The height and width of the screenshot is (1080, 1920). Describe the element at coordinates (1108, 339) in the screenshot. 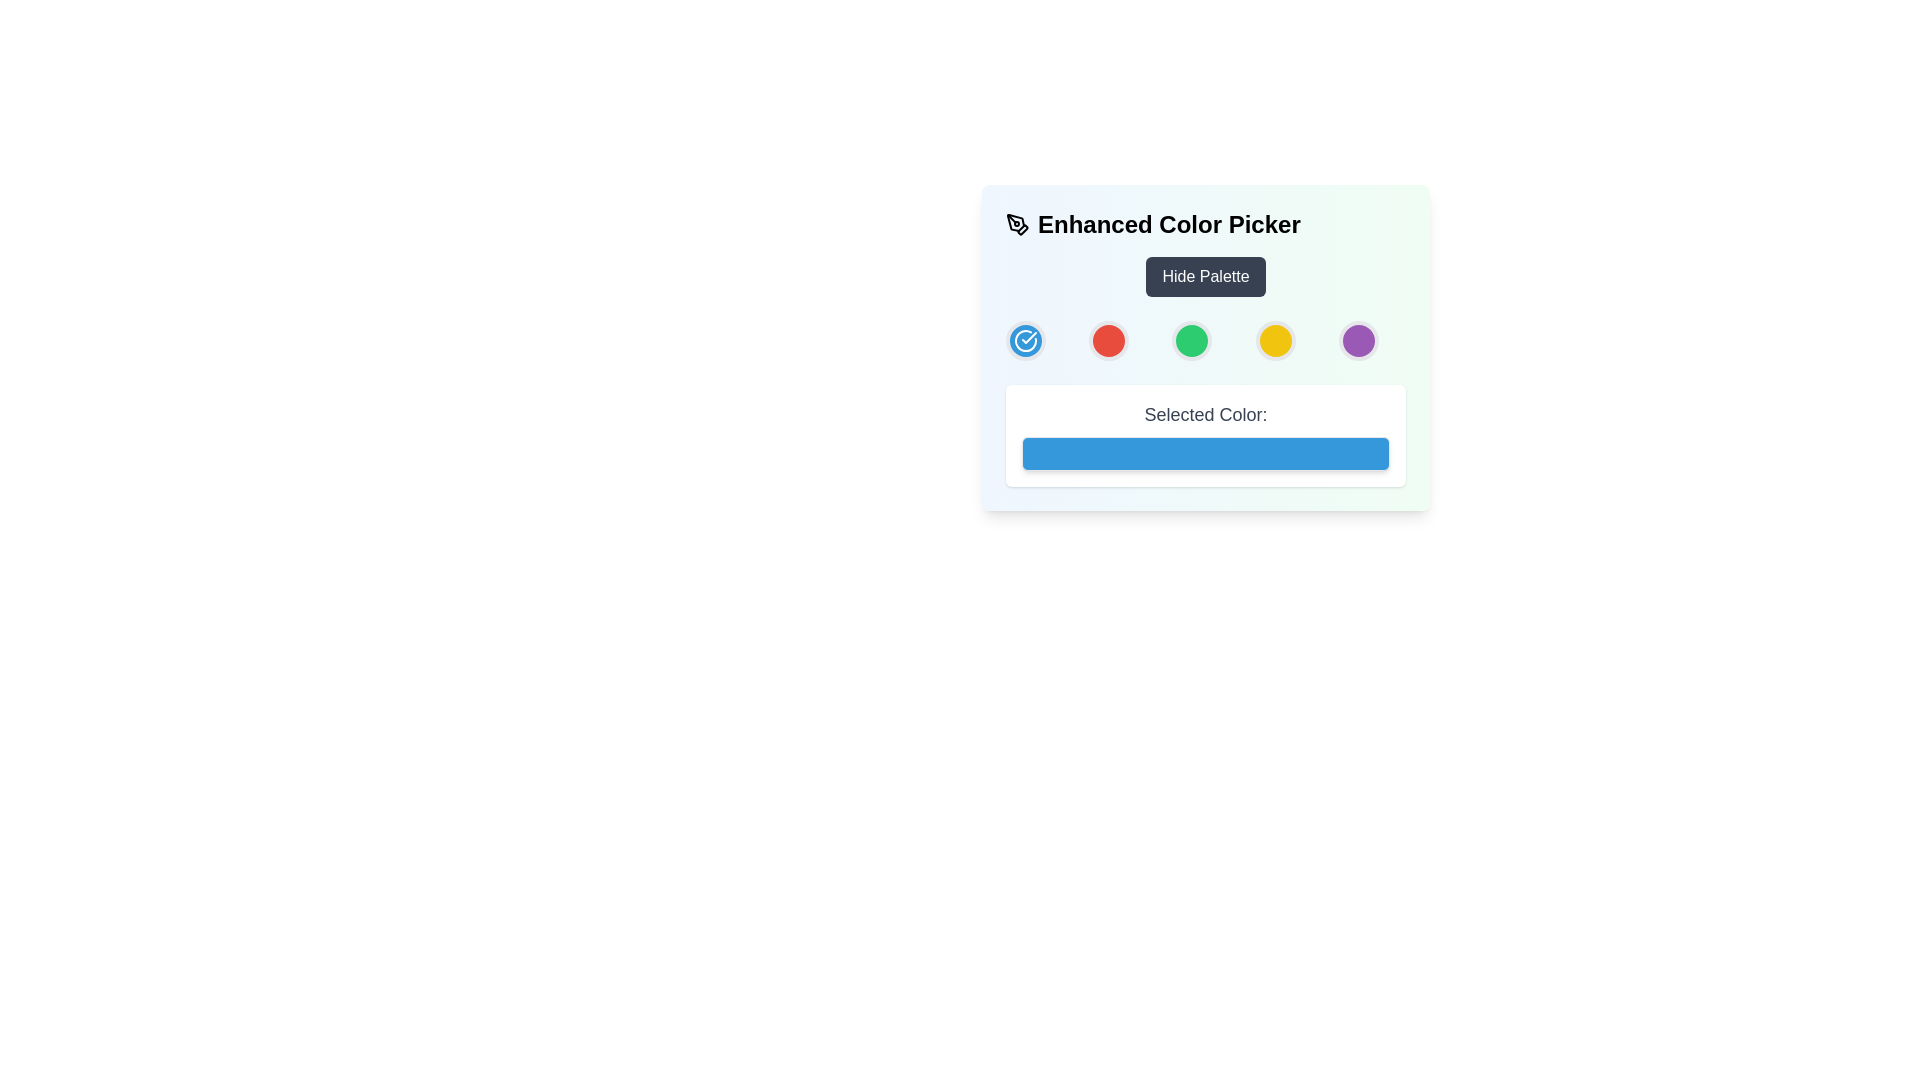

I see `the second circular button from the left in the color picker interface, which is bold red with a light gray border` at that location.